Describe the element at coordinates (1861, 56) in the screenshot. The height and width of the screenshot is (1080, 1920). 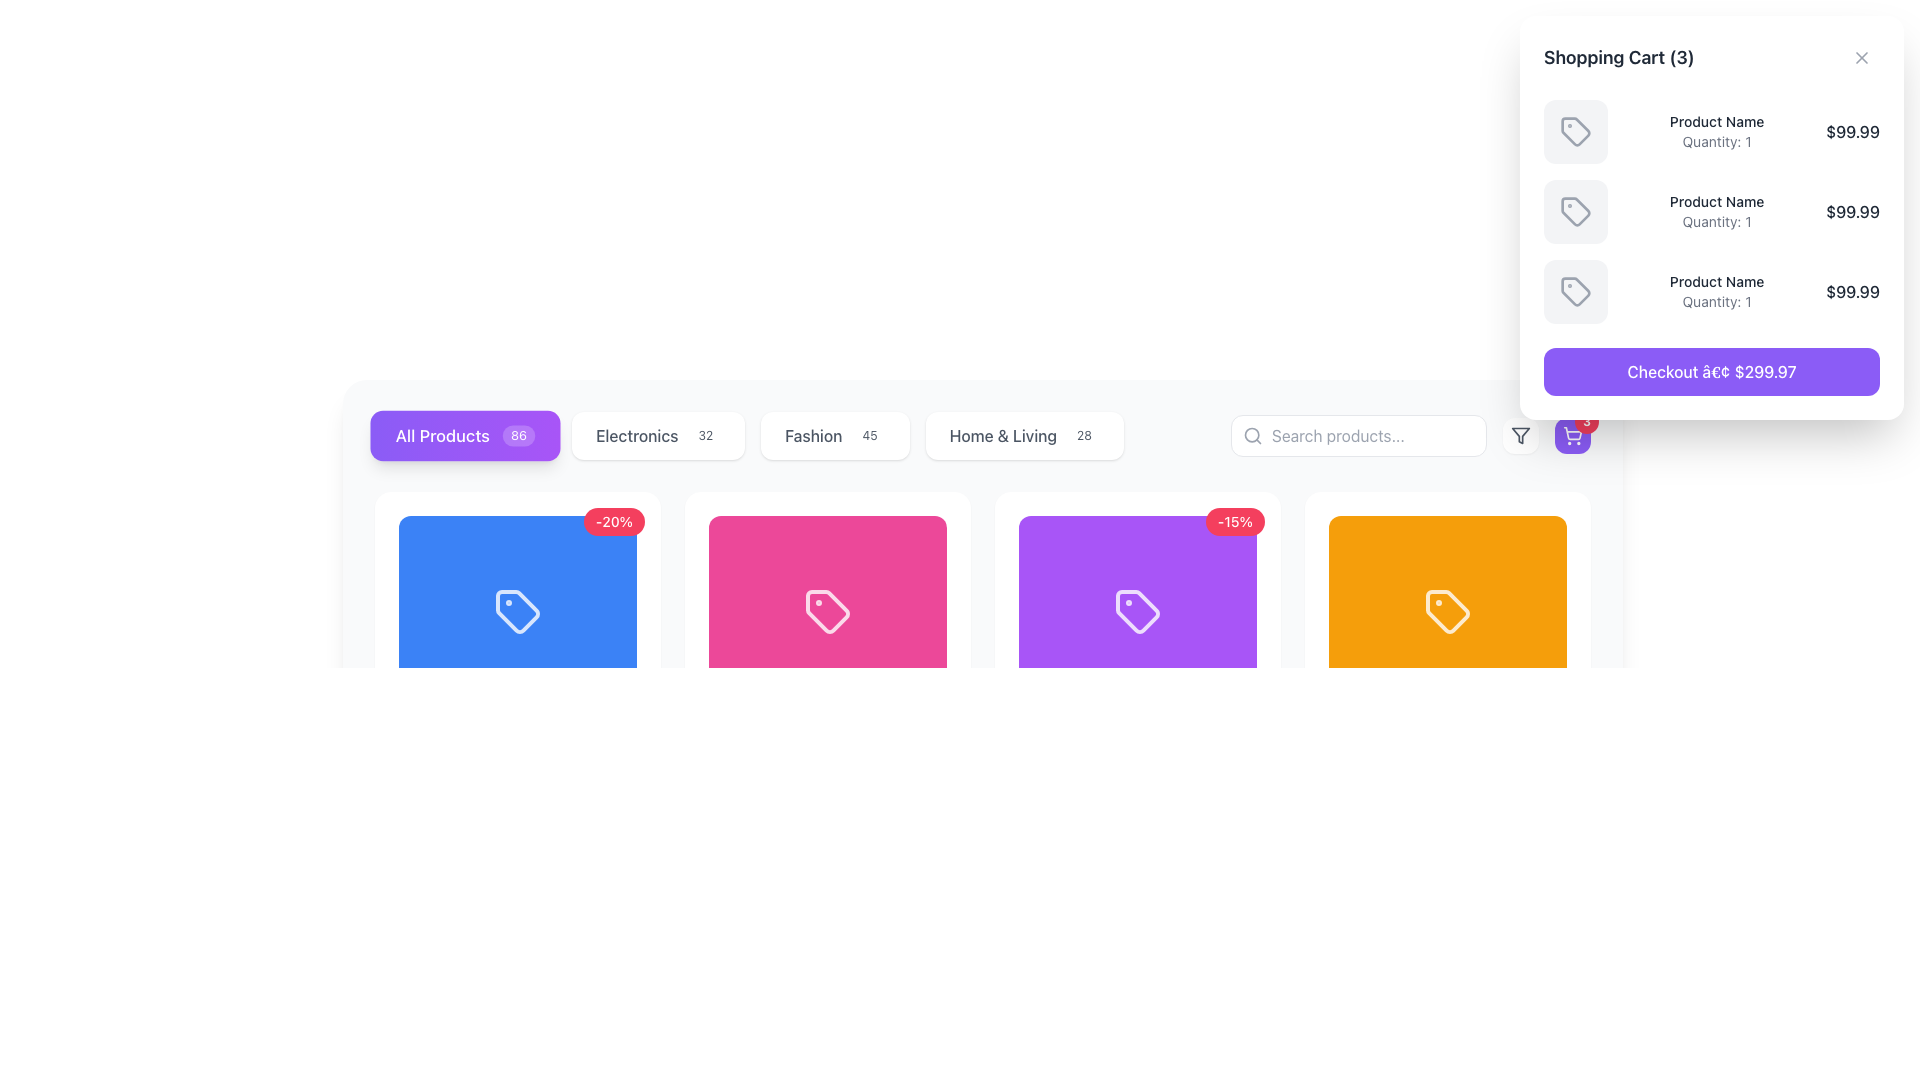
I see `the close icon button located at the top-right corner of the shopping cart dropdown interface to observe its color-change effect` at that location.